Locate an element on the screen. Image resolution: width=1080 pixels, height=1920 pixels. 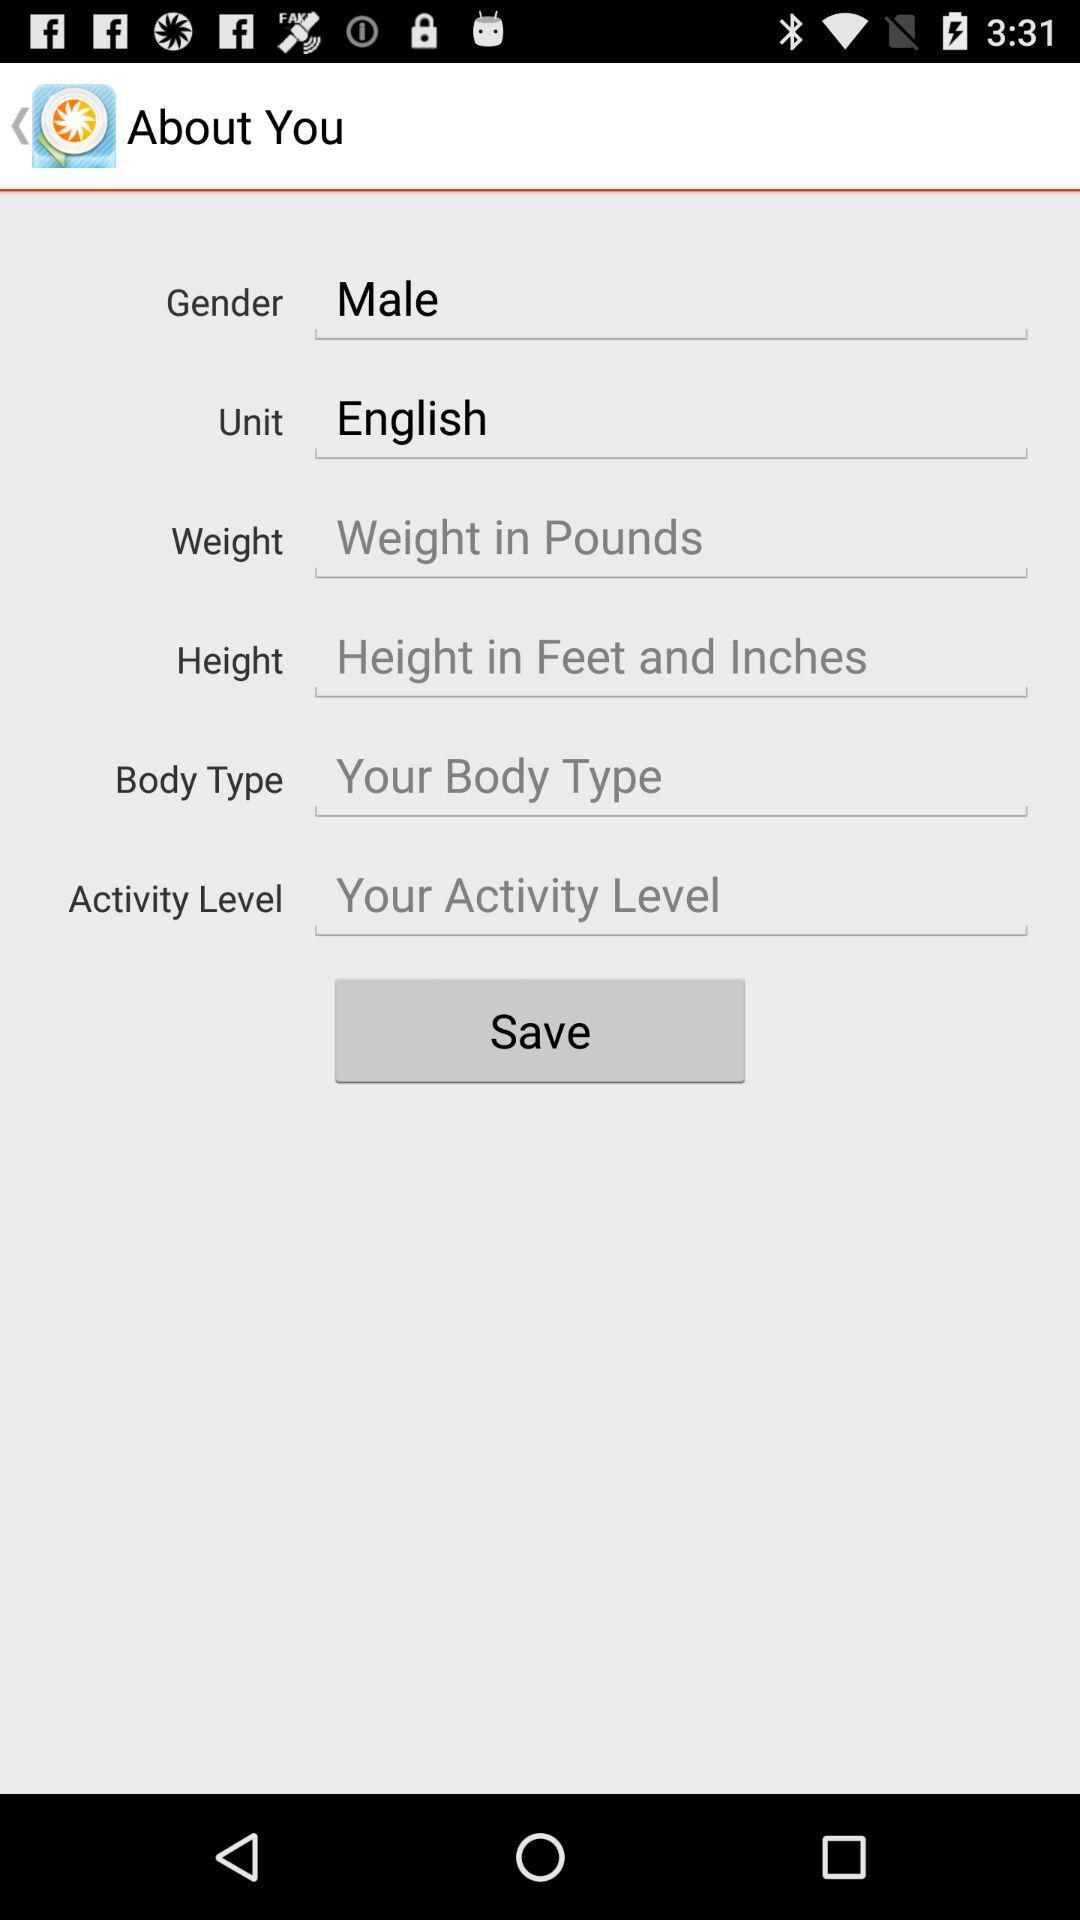
your activity level is located at coordinates (671, 893).